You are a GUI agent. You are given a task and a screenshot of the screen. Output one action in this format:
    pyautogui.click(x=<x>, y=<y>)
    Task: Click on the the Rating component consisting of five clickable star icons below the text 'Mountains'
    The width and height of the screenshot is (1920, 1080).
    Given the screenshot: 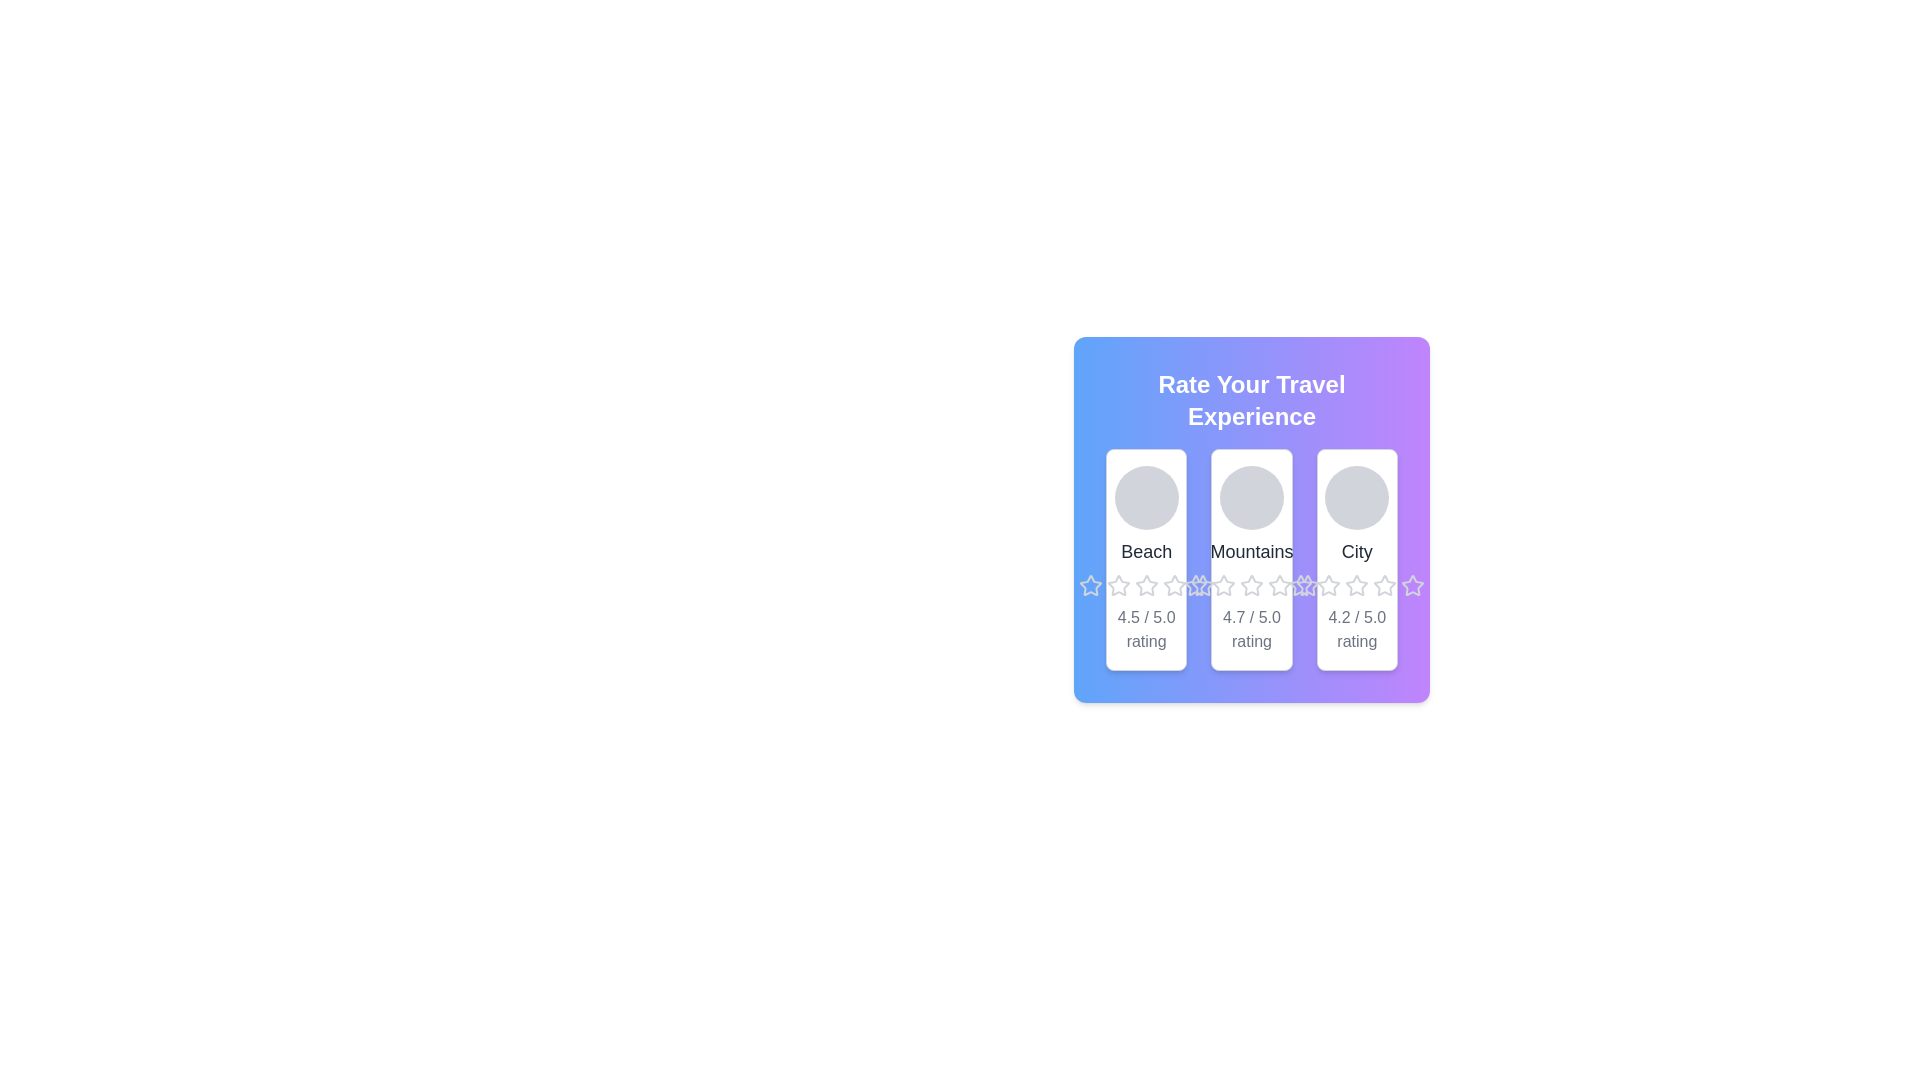 What is the action you would take?
    pyautogui.click(x=1251, y=585)
    